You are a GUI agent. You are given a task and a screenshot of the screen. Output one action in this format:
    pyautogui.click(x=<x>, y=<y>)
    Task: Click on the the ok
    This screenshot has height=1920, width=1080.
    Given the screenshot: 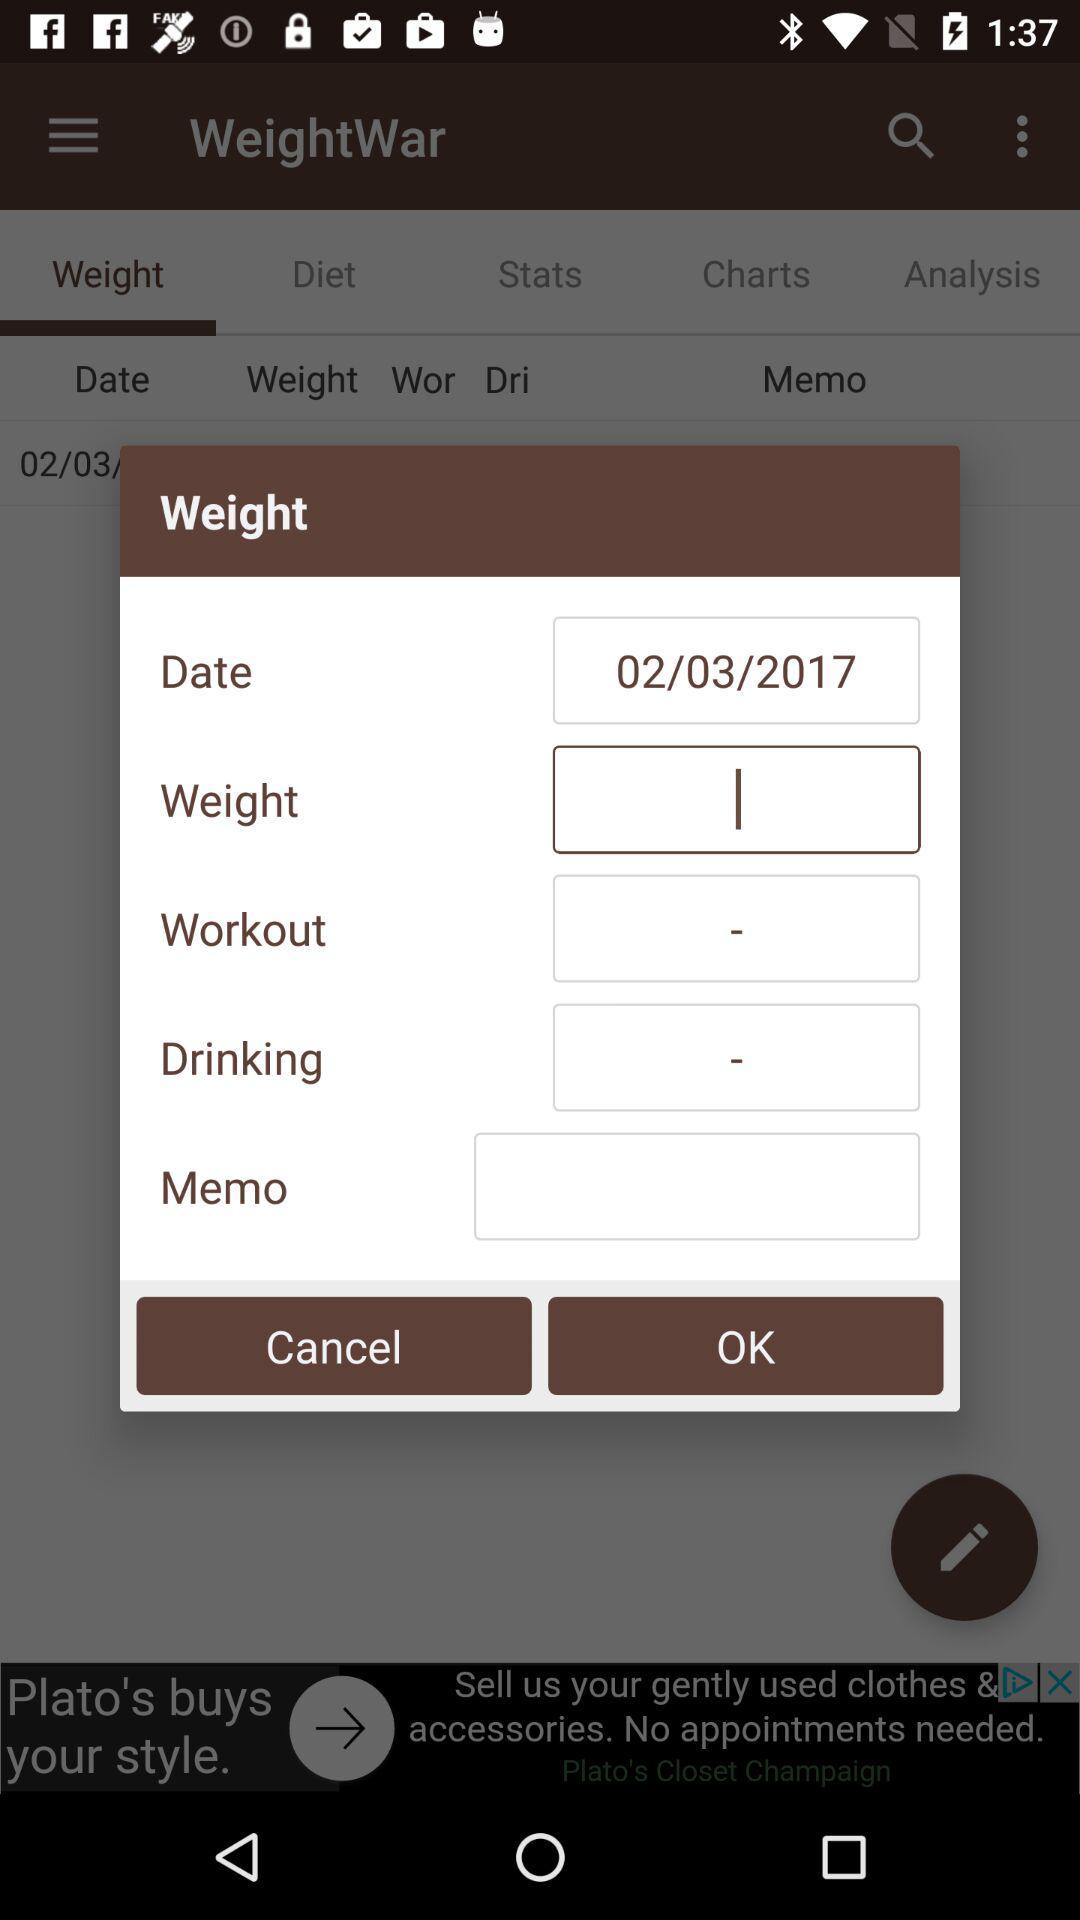 What is the action you would take?
    pyautogui.click(x=745, y=1345)
    